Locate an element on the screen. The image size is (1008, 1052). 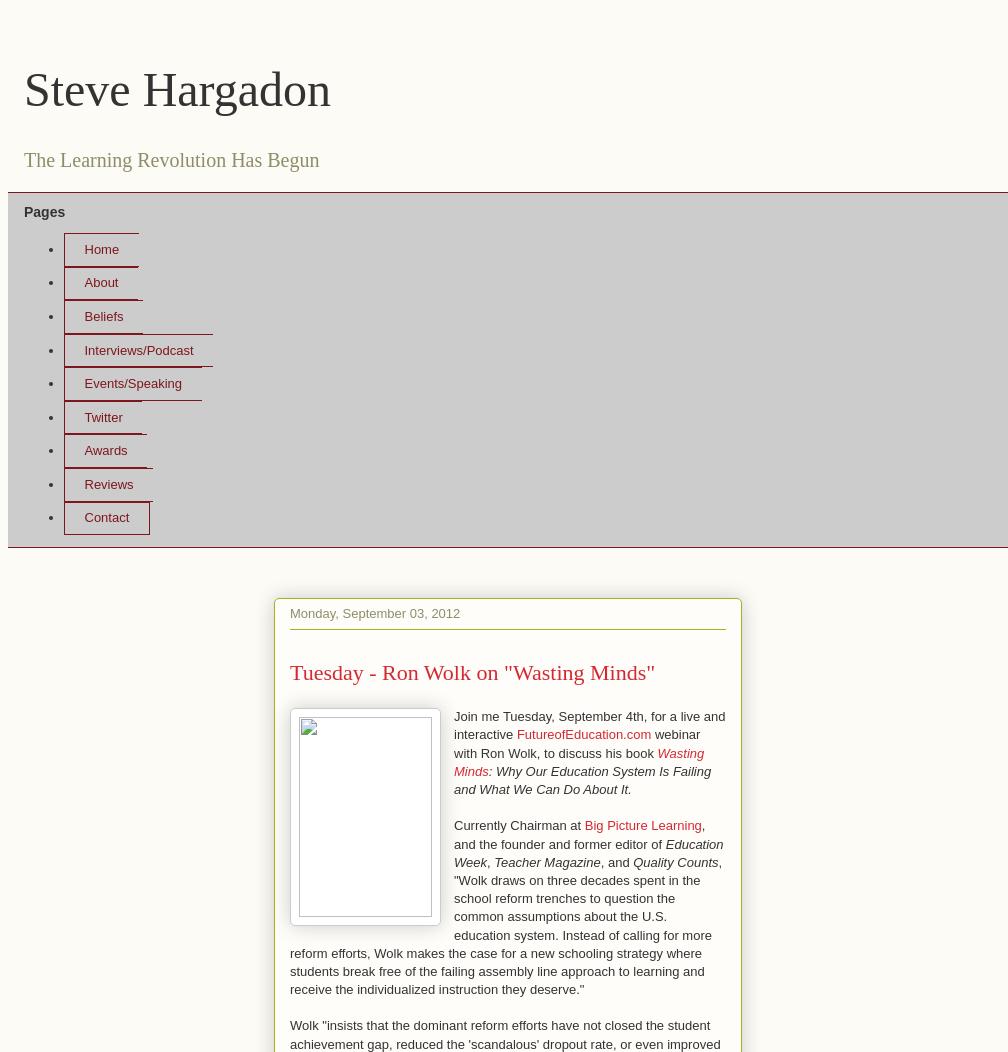
'Beliefs' is located at coordinates (83, 314).